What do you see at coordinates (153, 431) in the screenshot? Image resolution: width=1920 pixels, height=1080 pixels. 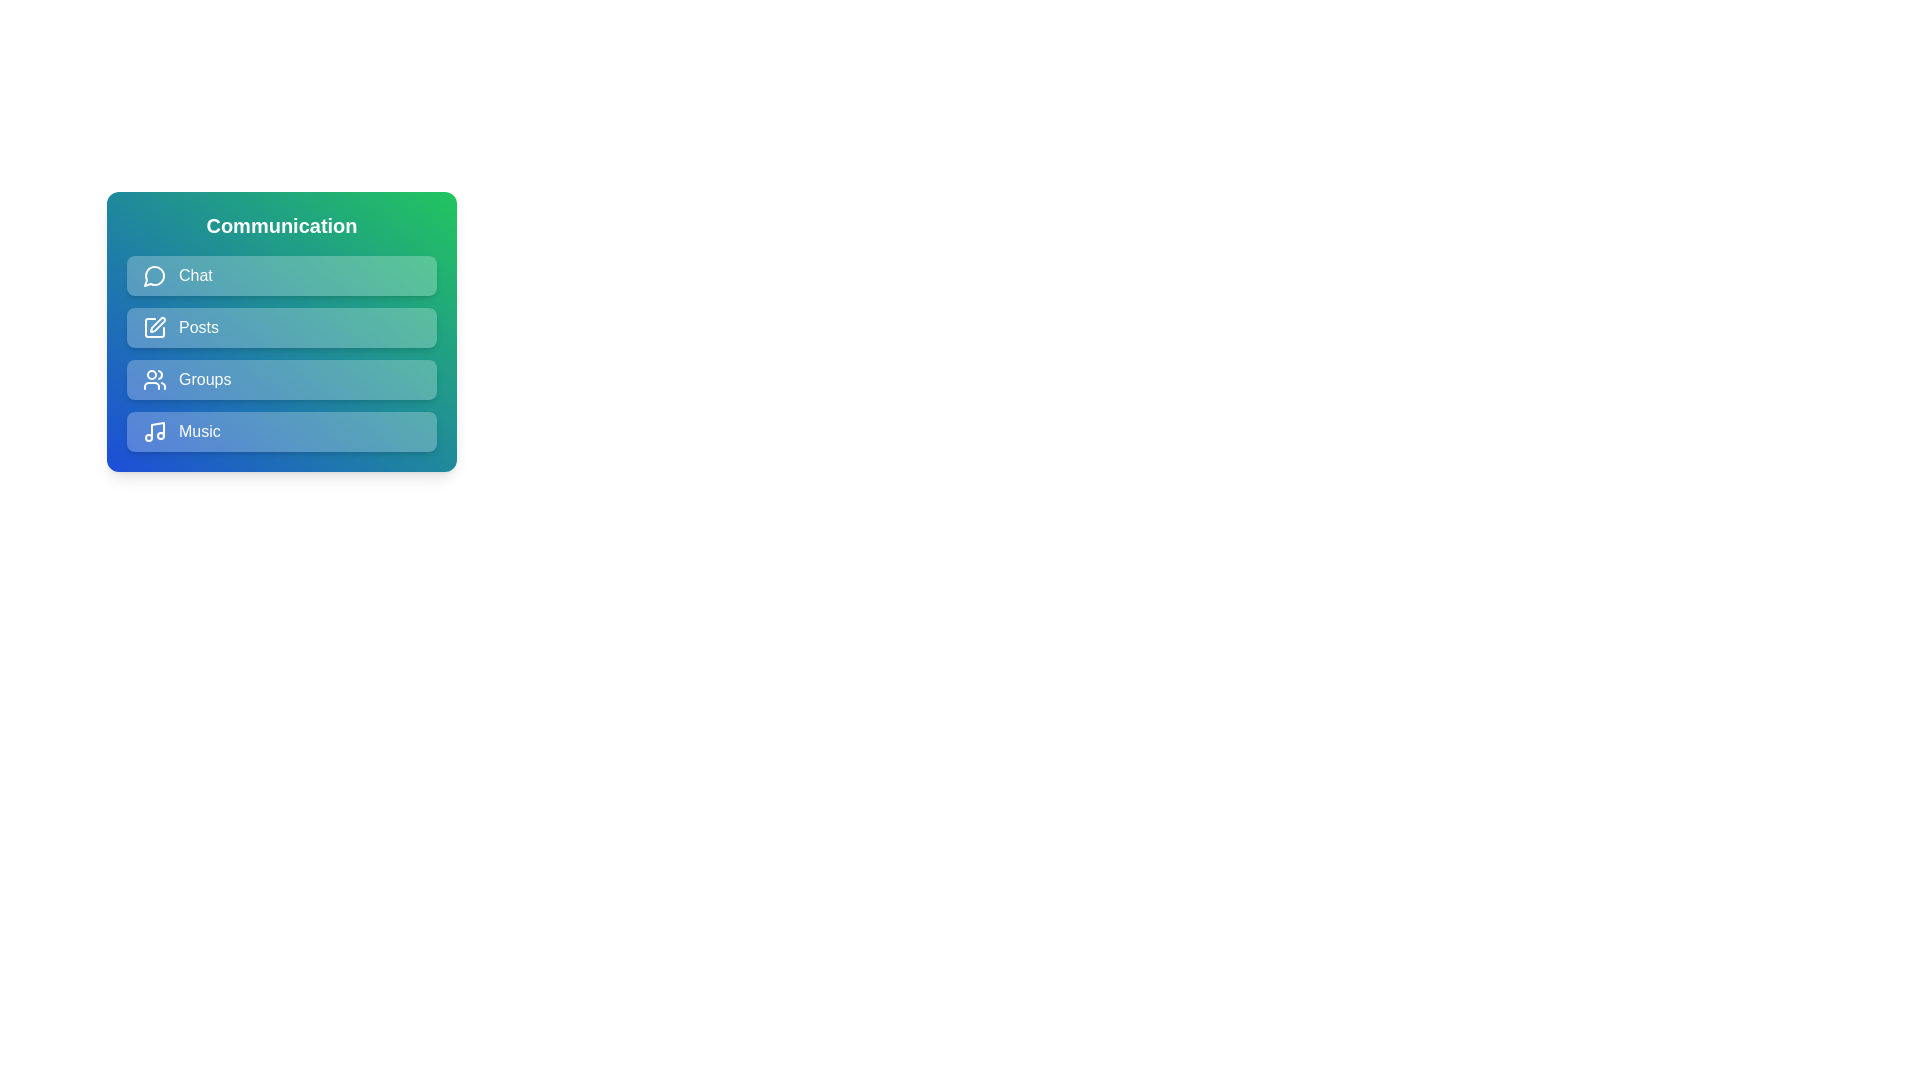 I see `the icon associated with the Music menu item` at bounding box center [153, 431].